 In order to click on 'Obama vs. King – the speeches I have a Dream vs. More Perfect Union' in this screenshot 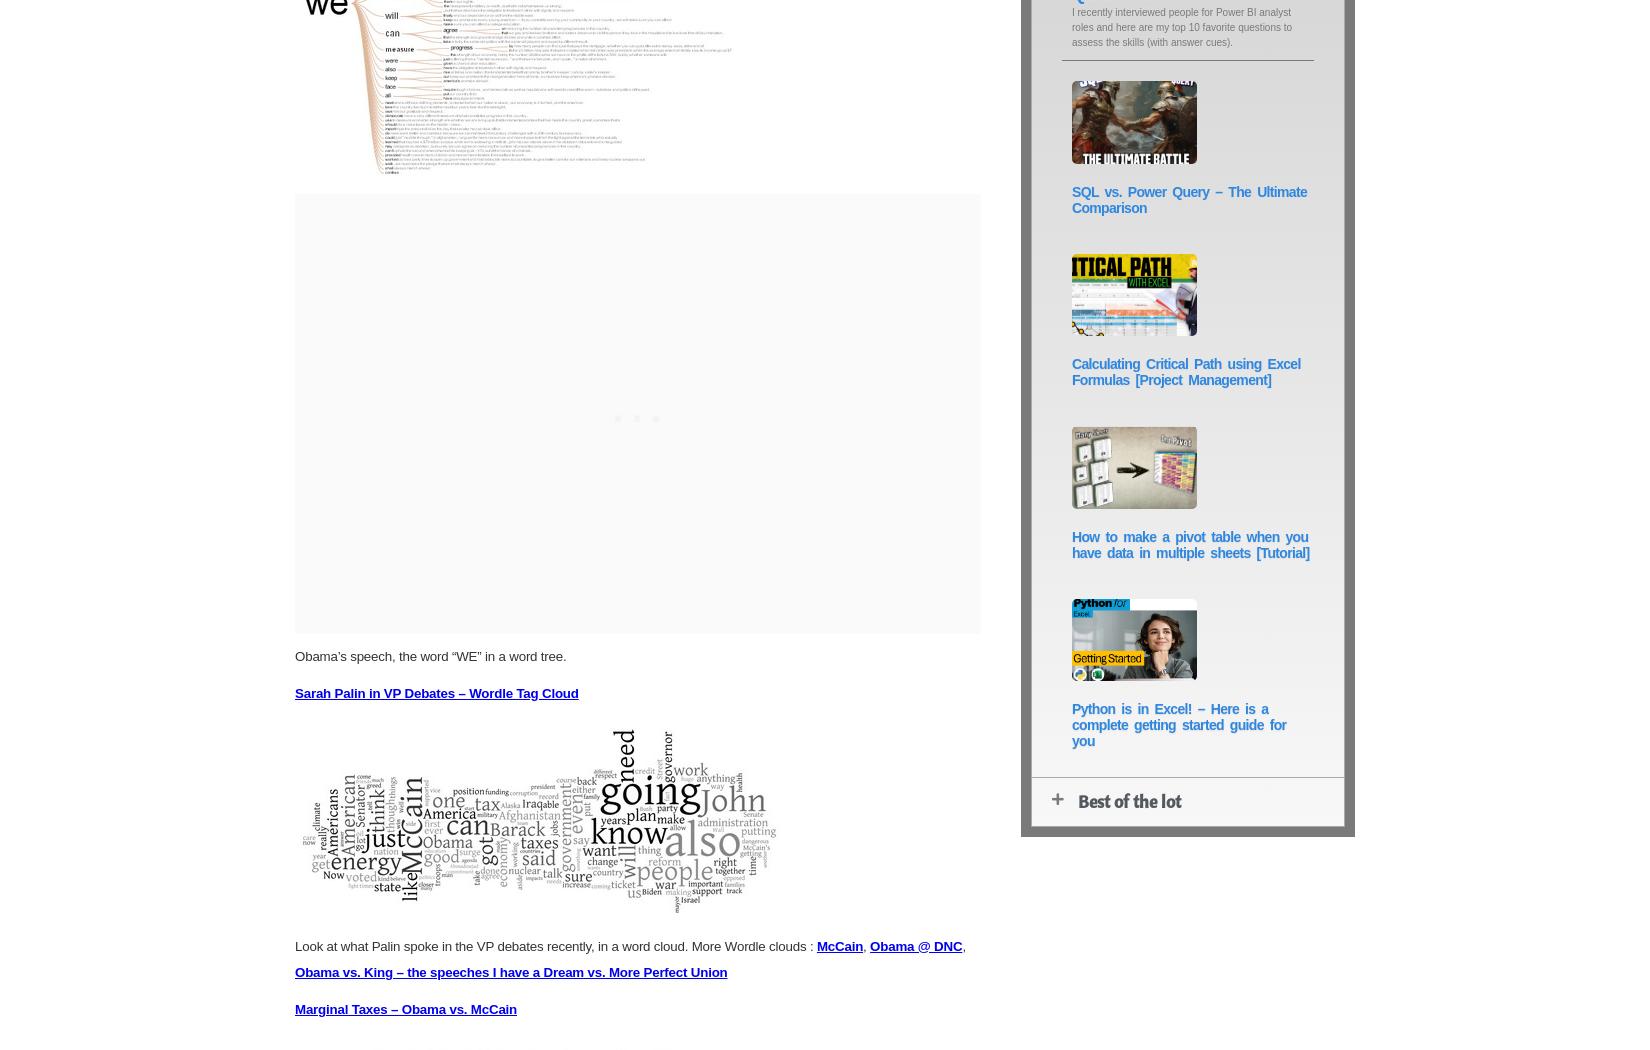, I will do `click(510, 971)`.